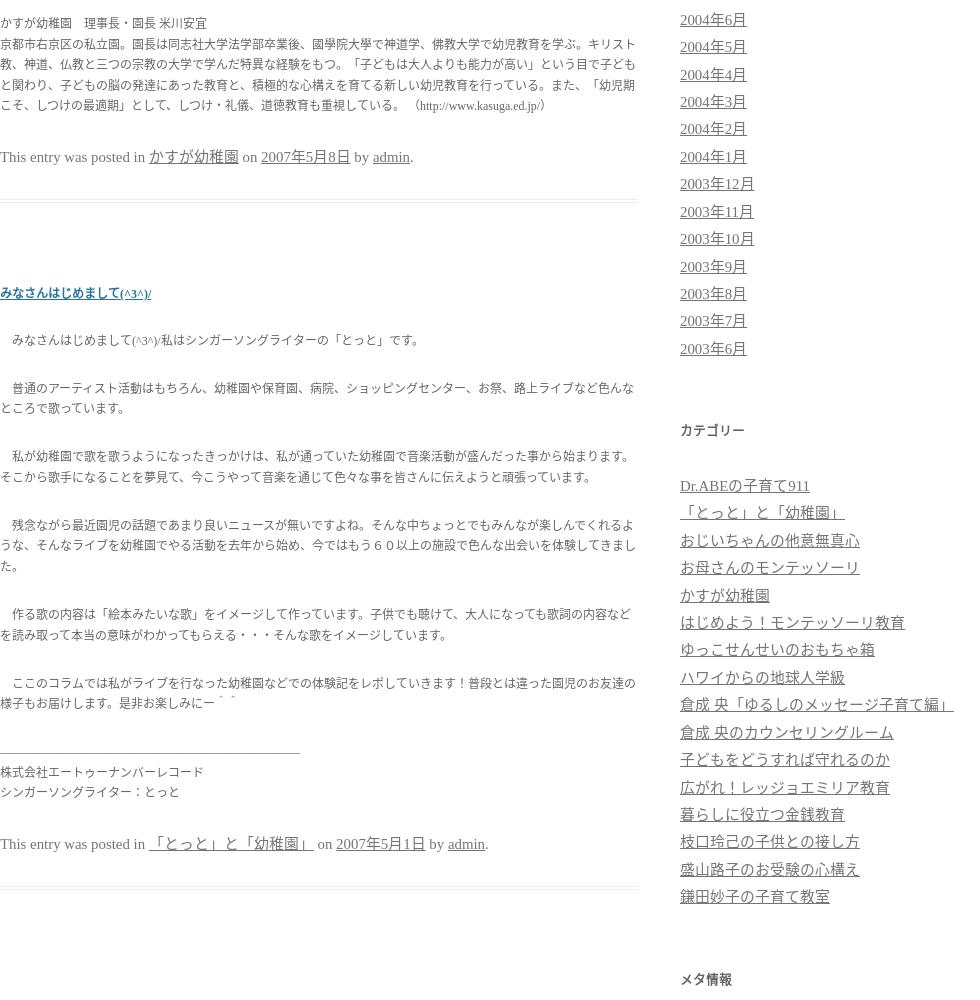  I want to click on '2004年5月', so click(713, 47).